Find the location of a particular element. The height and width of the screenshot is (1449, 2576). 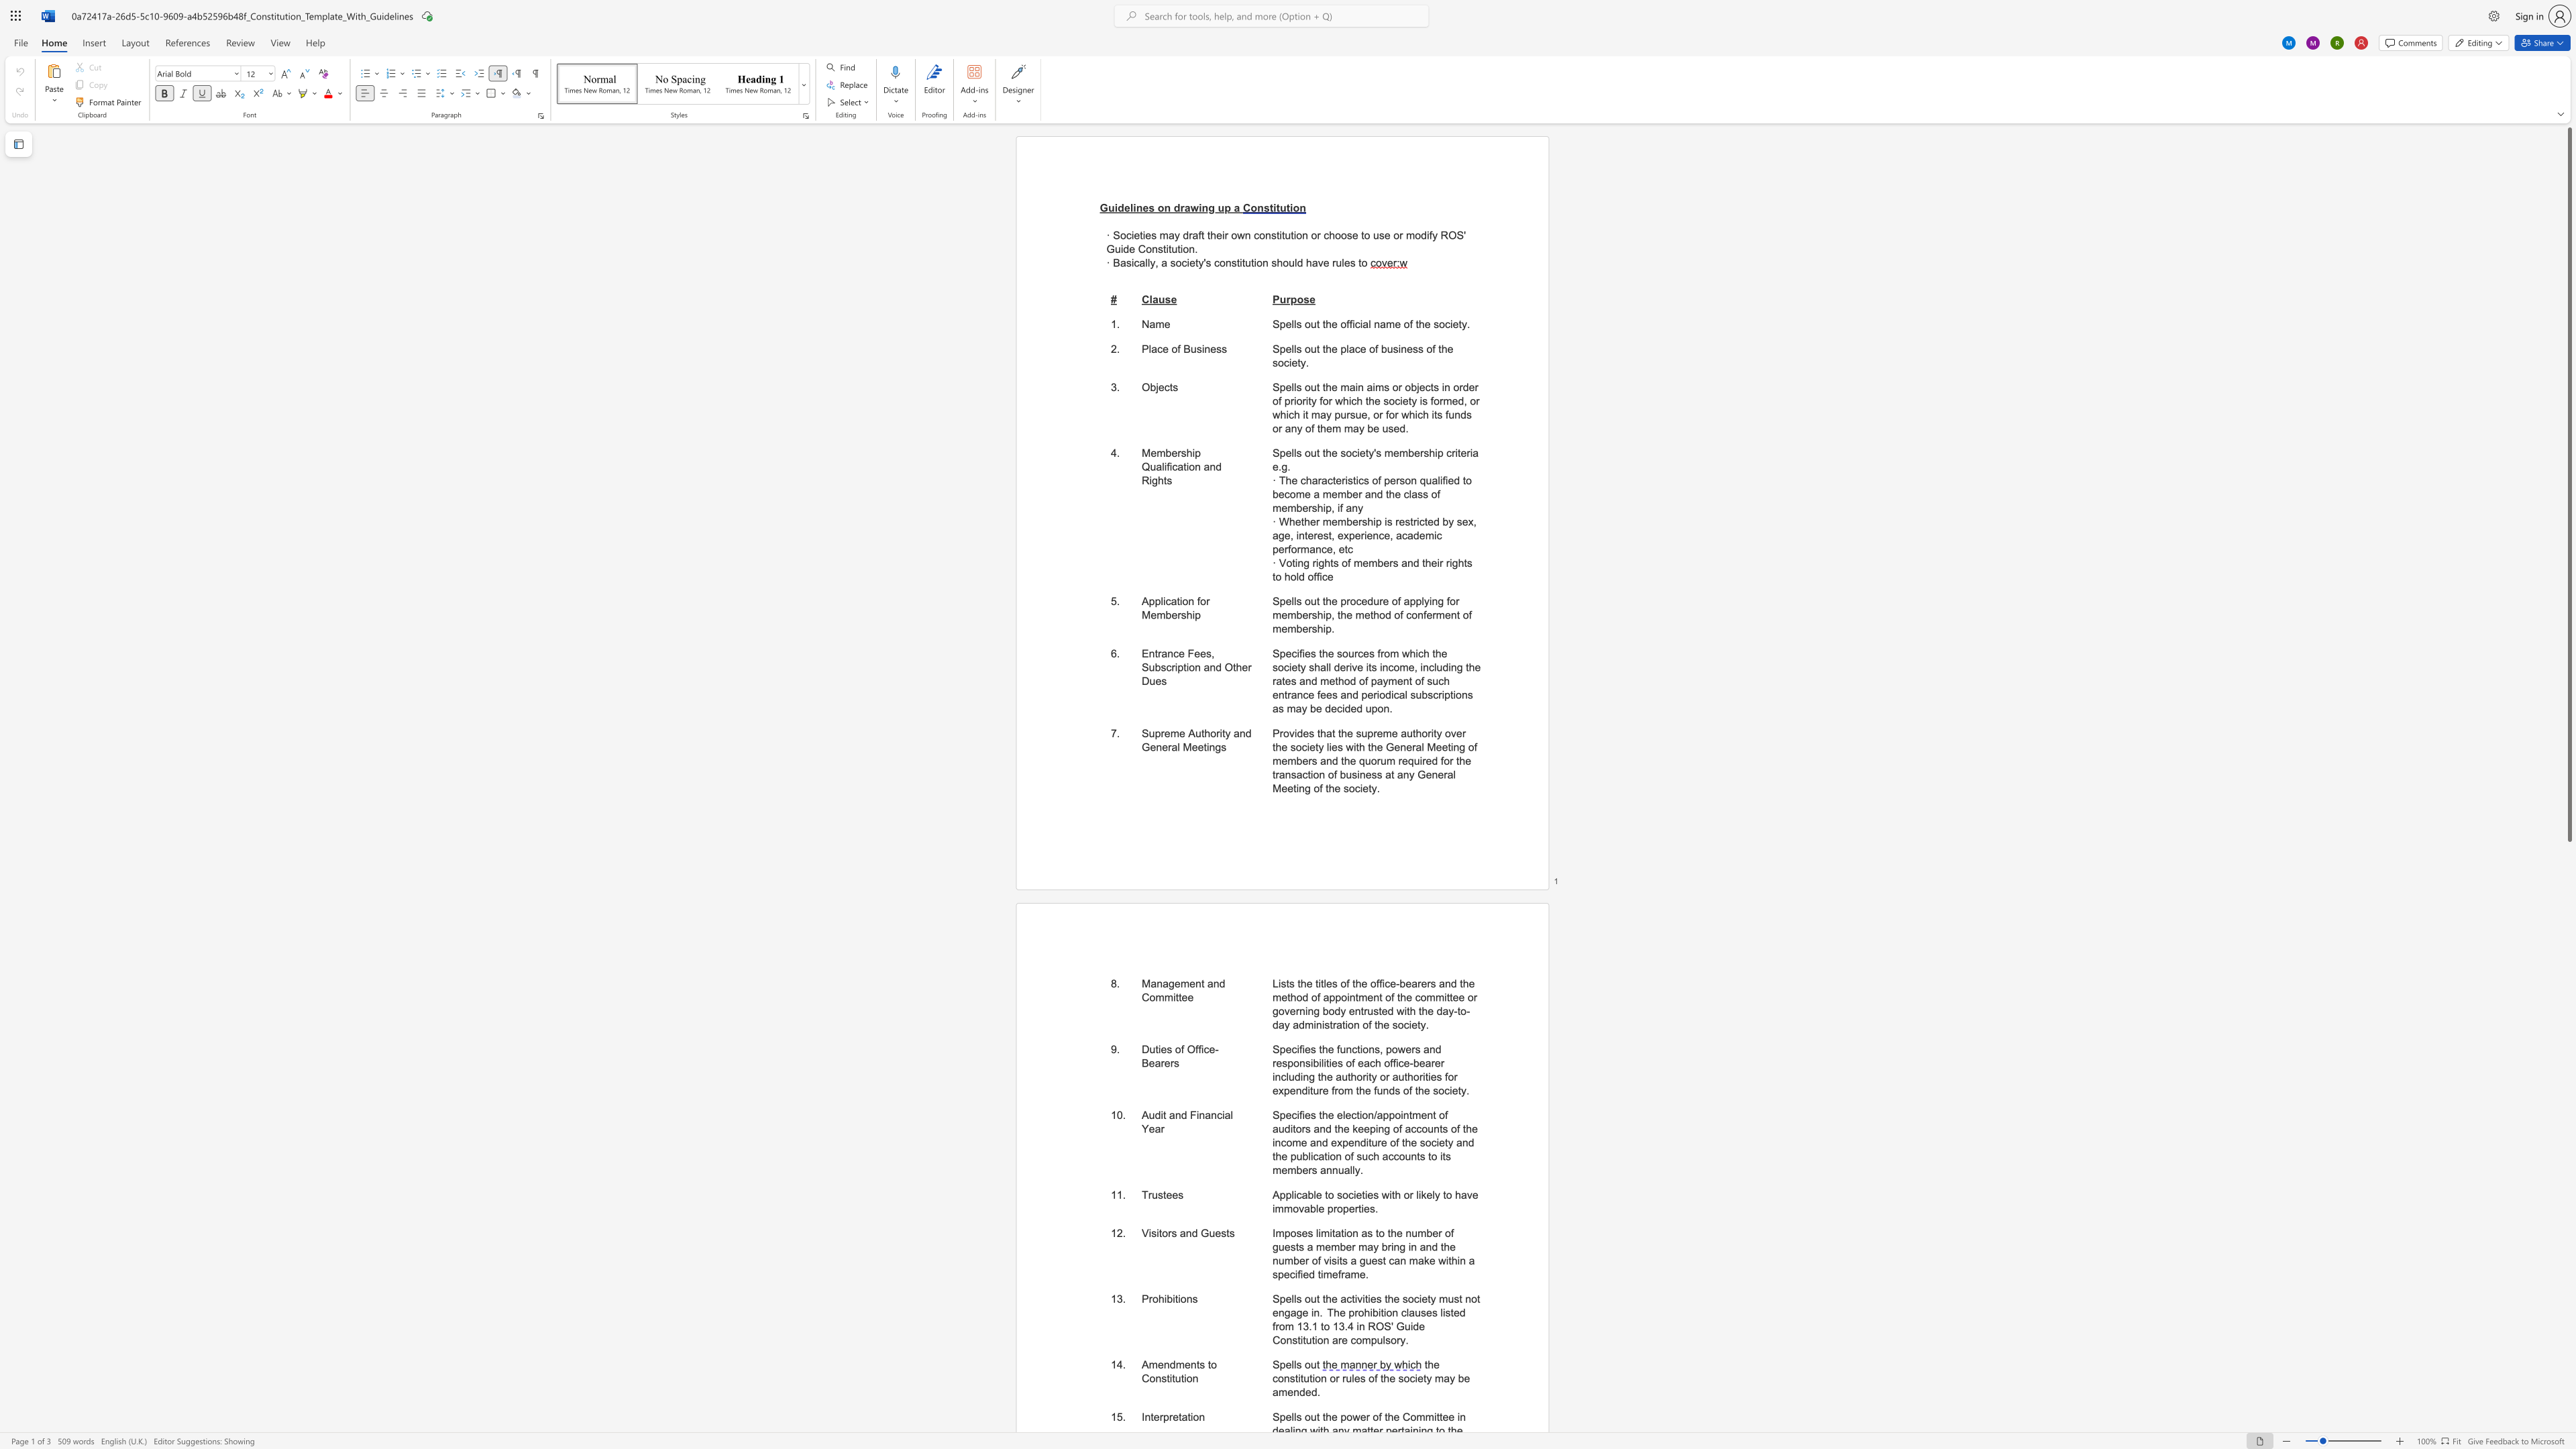

the subset text "Guide Const" within the text "ROS" is located at coordinates (1106, 248).